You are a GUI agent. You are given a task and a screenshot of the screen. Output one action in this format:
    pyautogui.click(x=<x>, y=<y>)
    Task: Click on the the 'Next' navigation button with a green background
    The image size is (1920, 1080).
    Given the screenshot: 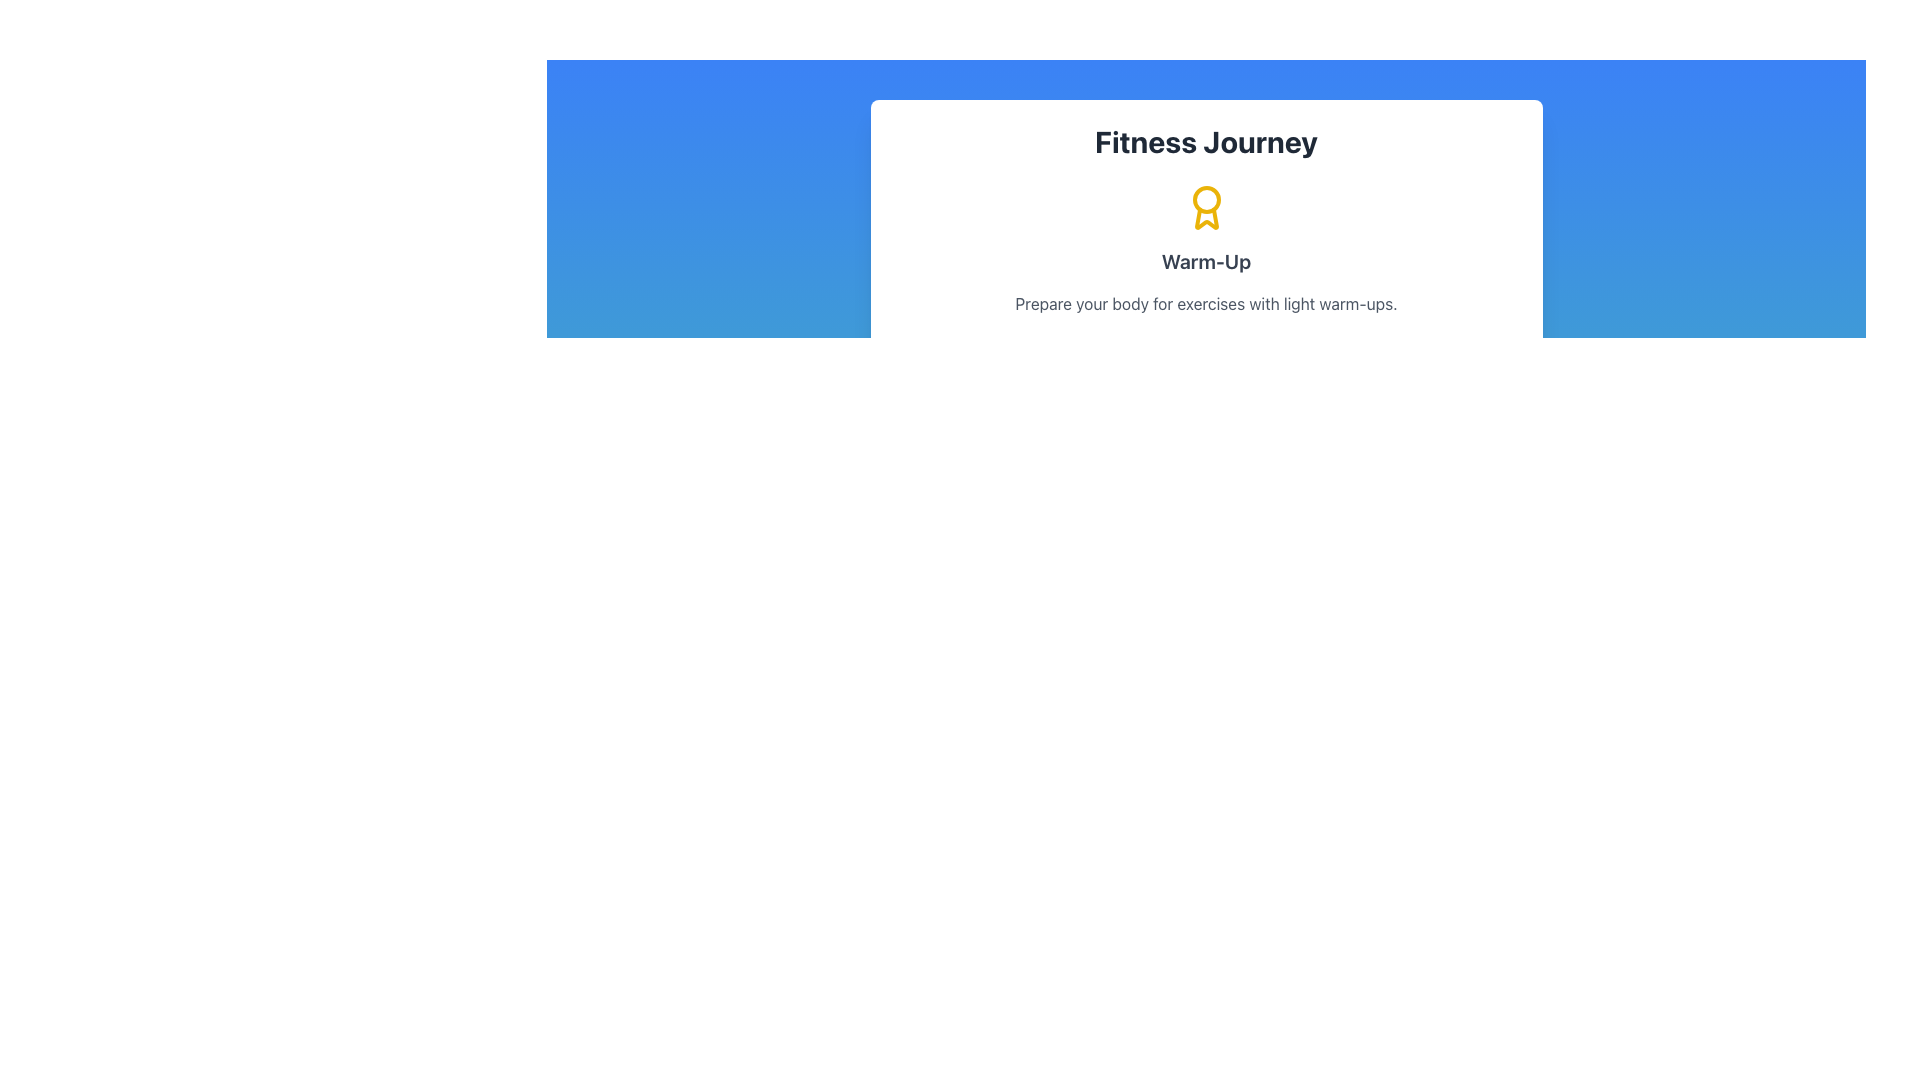 What is the action you would take?
    pyautogui.click(x=1205, y=371)
    